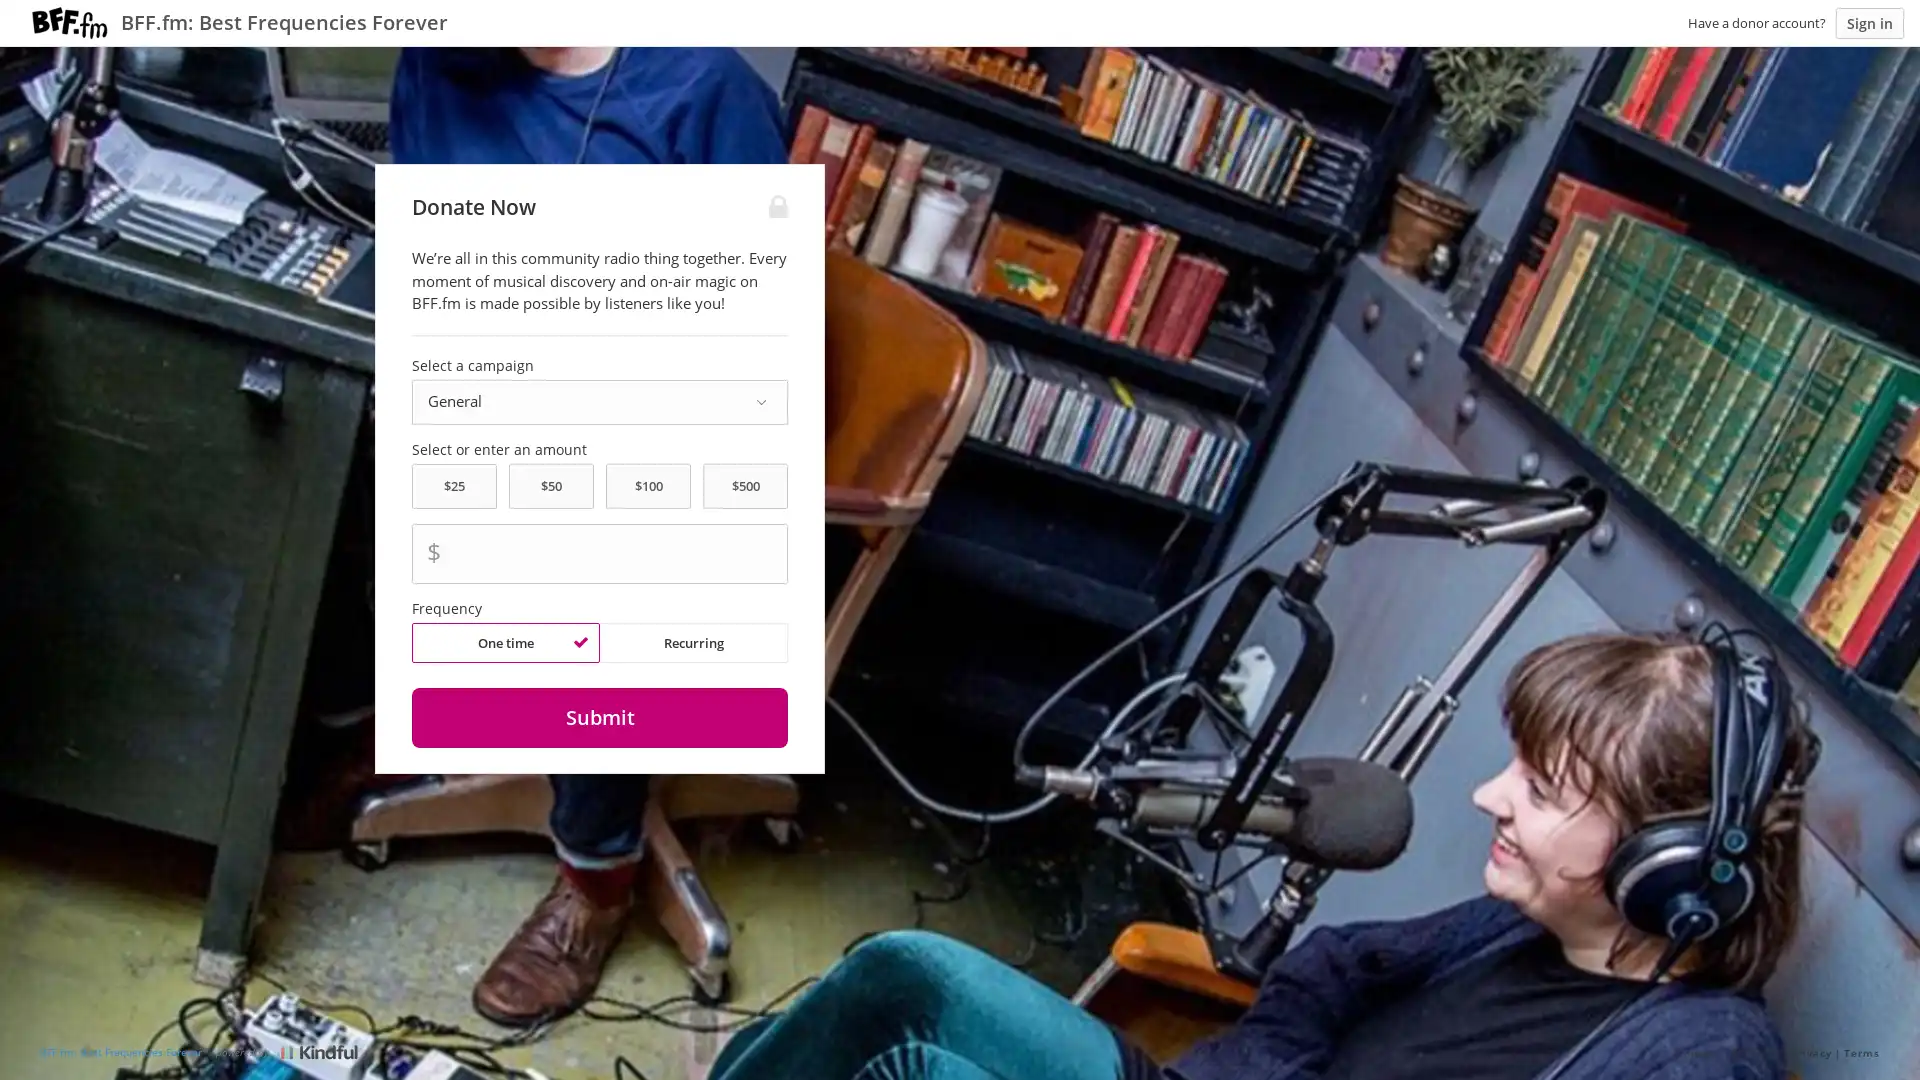 This screenshot has width=1920, height=1080. Describe the element at coordinates (598, 716) in the screenshot. I see `Submit` at that location.